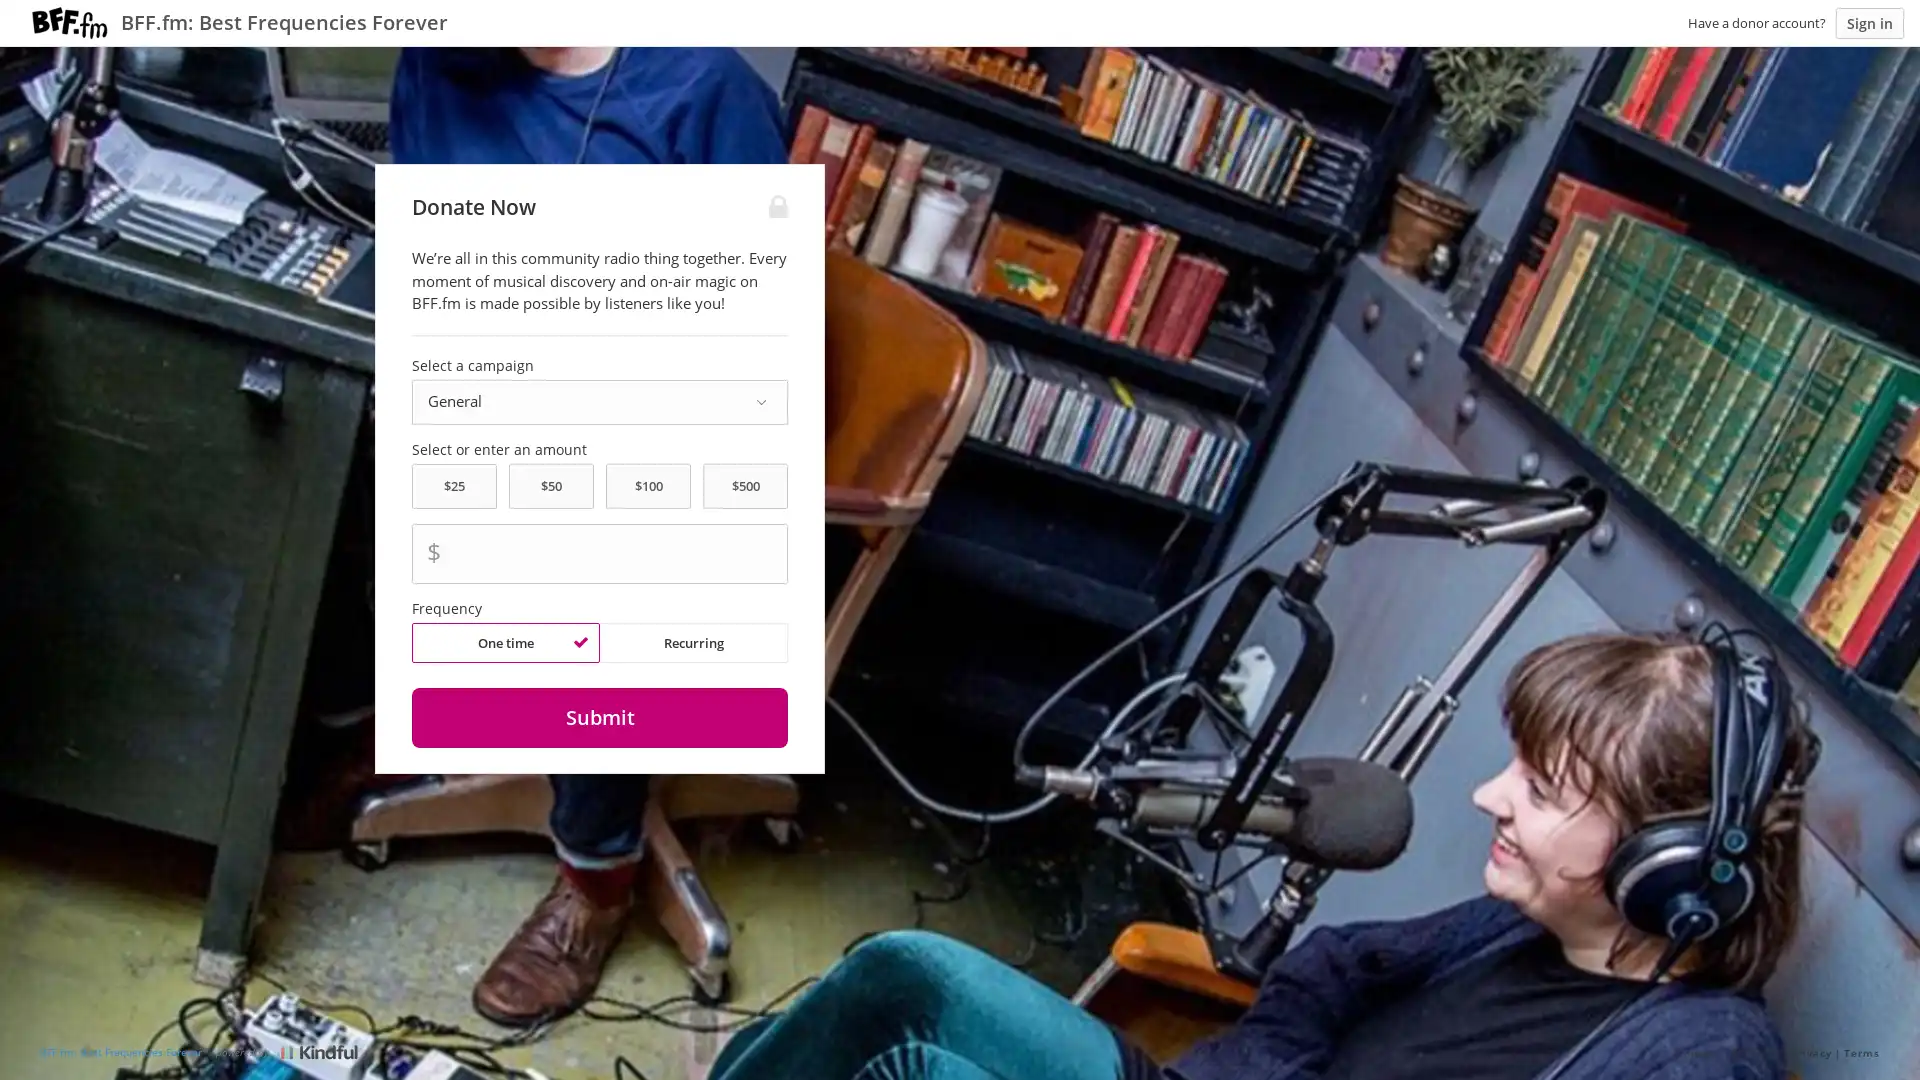 This screenshot has width=1920, height=1080. Describe the element at coordinates (598, 716) in the screenshot. I see `Submit` at that location.